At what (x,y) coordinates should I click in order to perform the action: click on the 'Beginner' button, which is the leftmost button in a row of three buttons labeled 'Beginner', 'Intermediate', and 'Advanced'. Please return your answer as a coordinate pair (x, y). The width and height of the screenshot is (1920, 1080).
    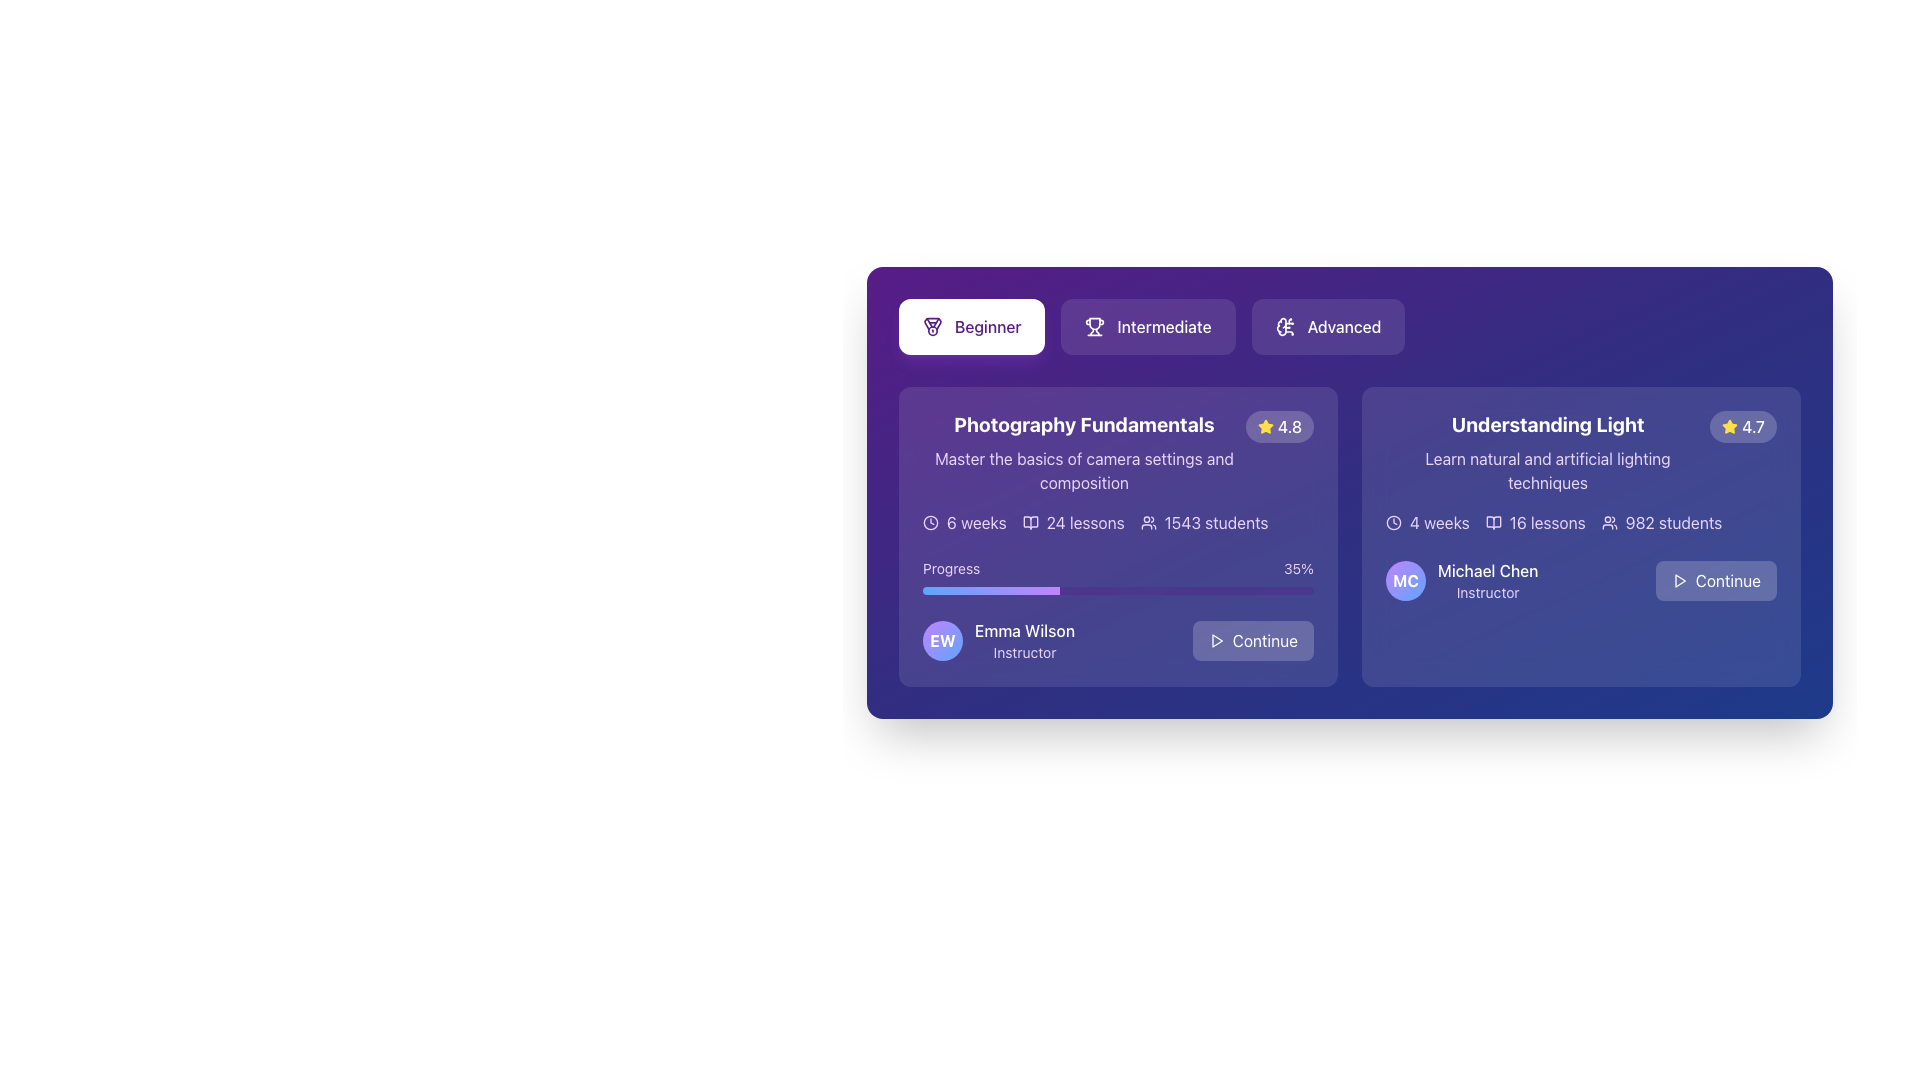
    Looking at the image, I should click on (972, 326).